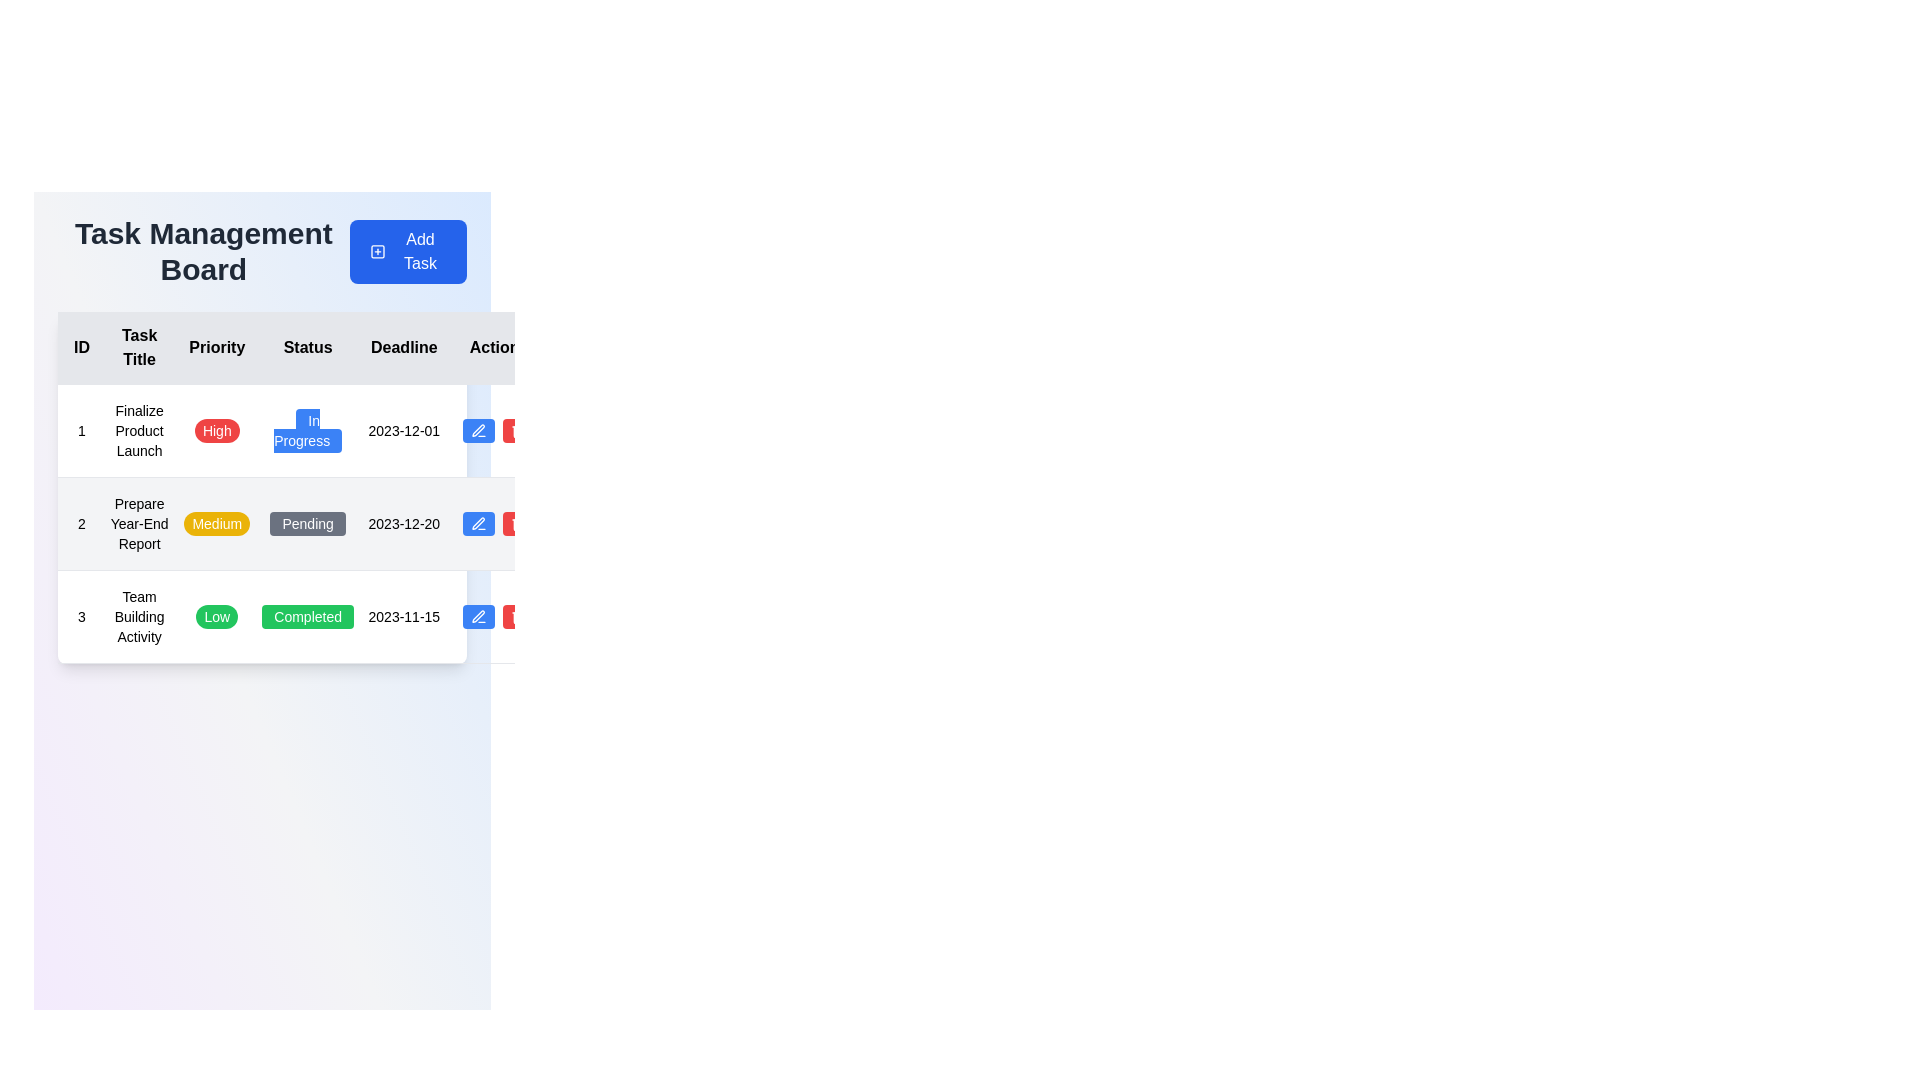 The width and height of the screenshot is (1920, 1080). I want to click on the pen icon button next to the 'Action' label for the 'Finalize Product Launch' task, so click(478, 430).